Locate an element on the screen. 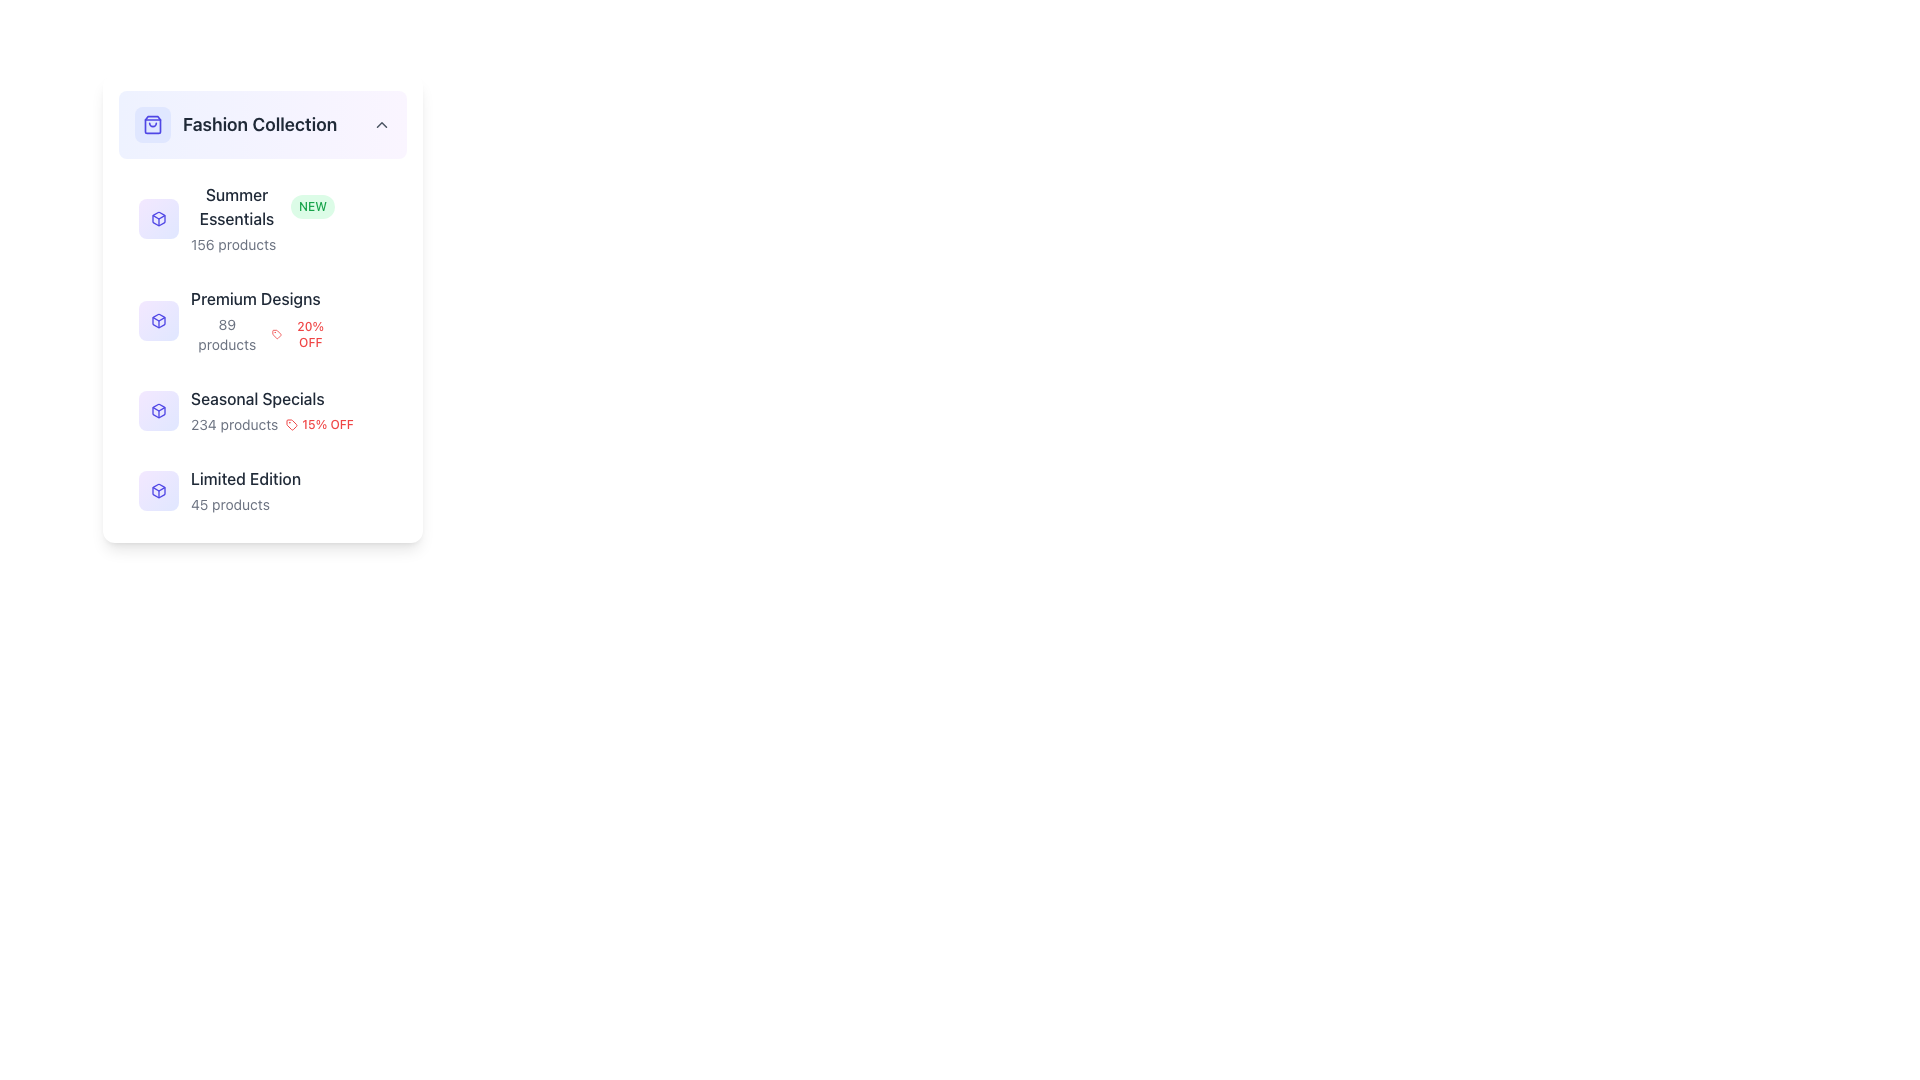 The height and width of the screenshot is (1080, 1920). the 'Limited Edition' category label, which is the fourth item in the vertically stacked list within the 'Fashion Collection' section is located at coordinates (266, 490).